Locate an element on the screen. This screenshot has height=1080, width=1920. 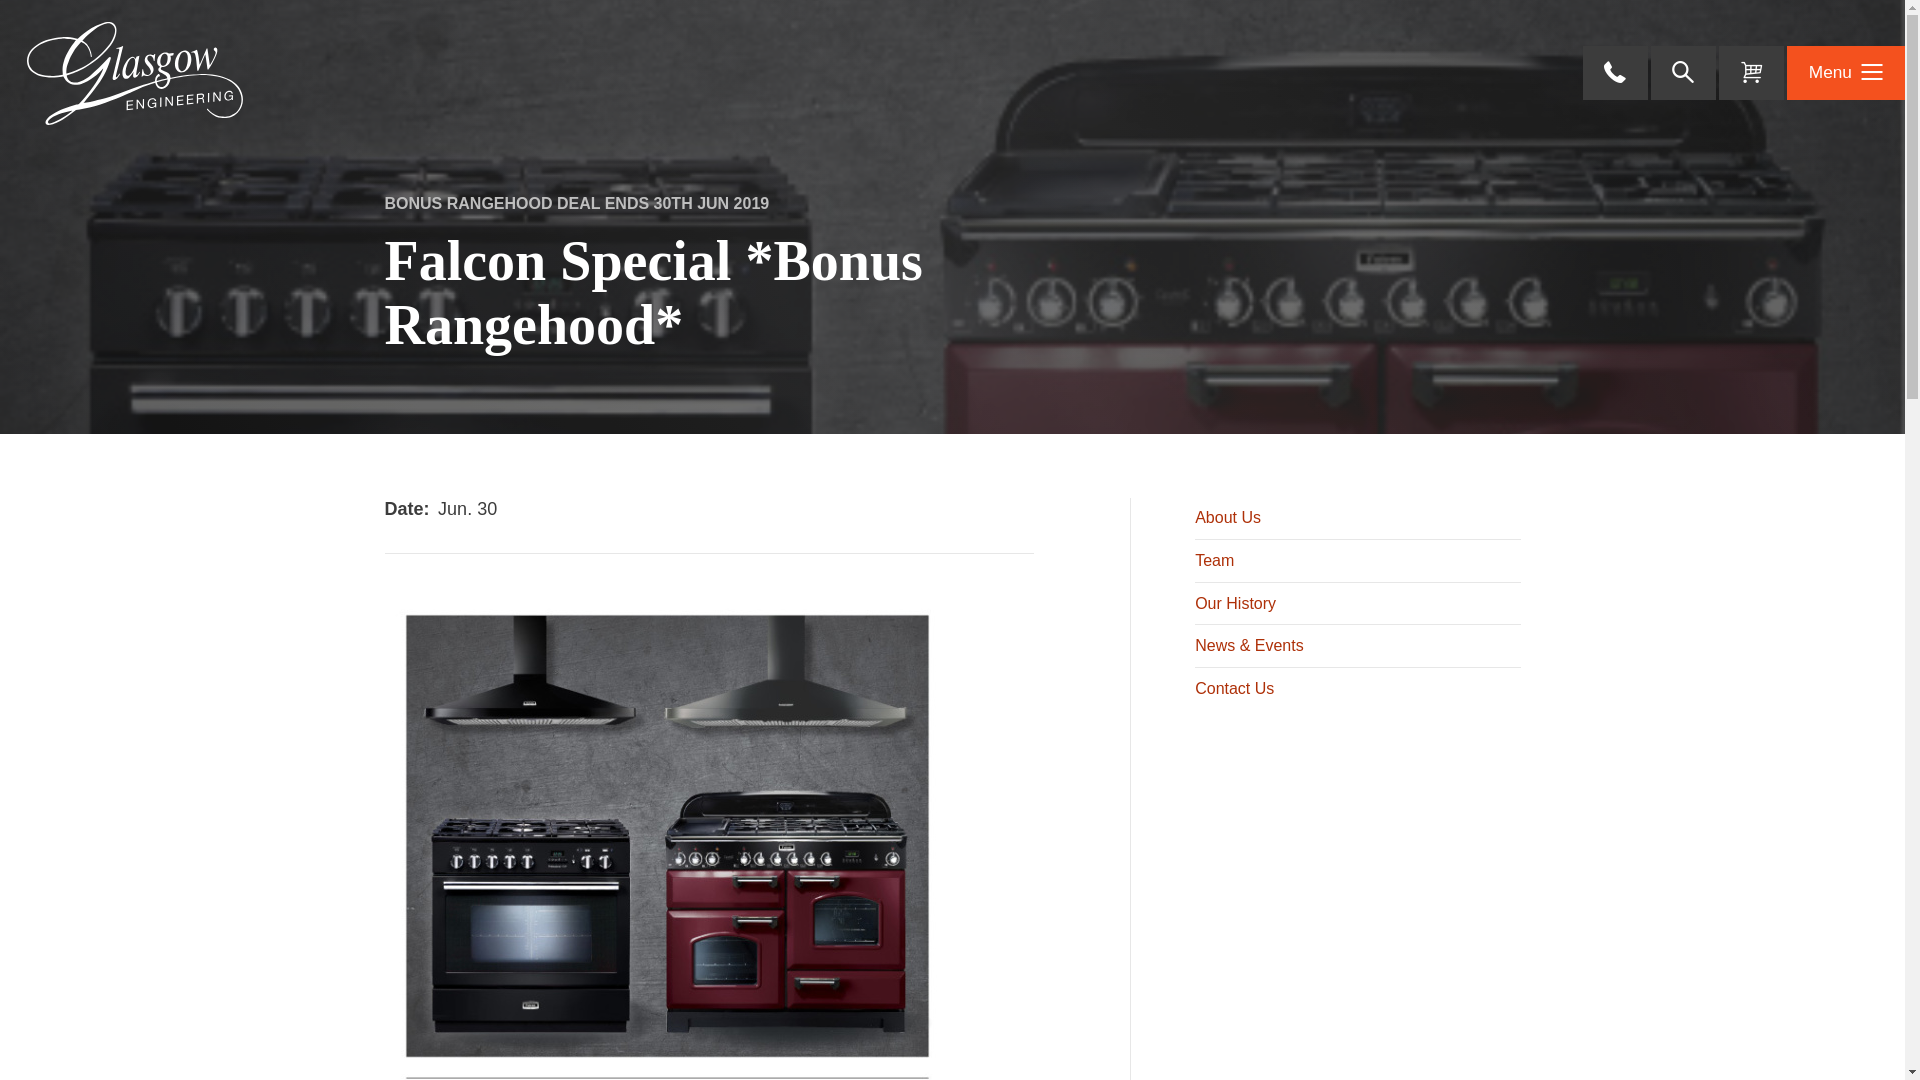
'Contact Us' is located at coordinates (1357, 687).